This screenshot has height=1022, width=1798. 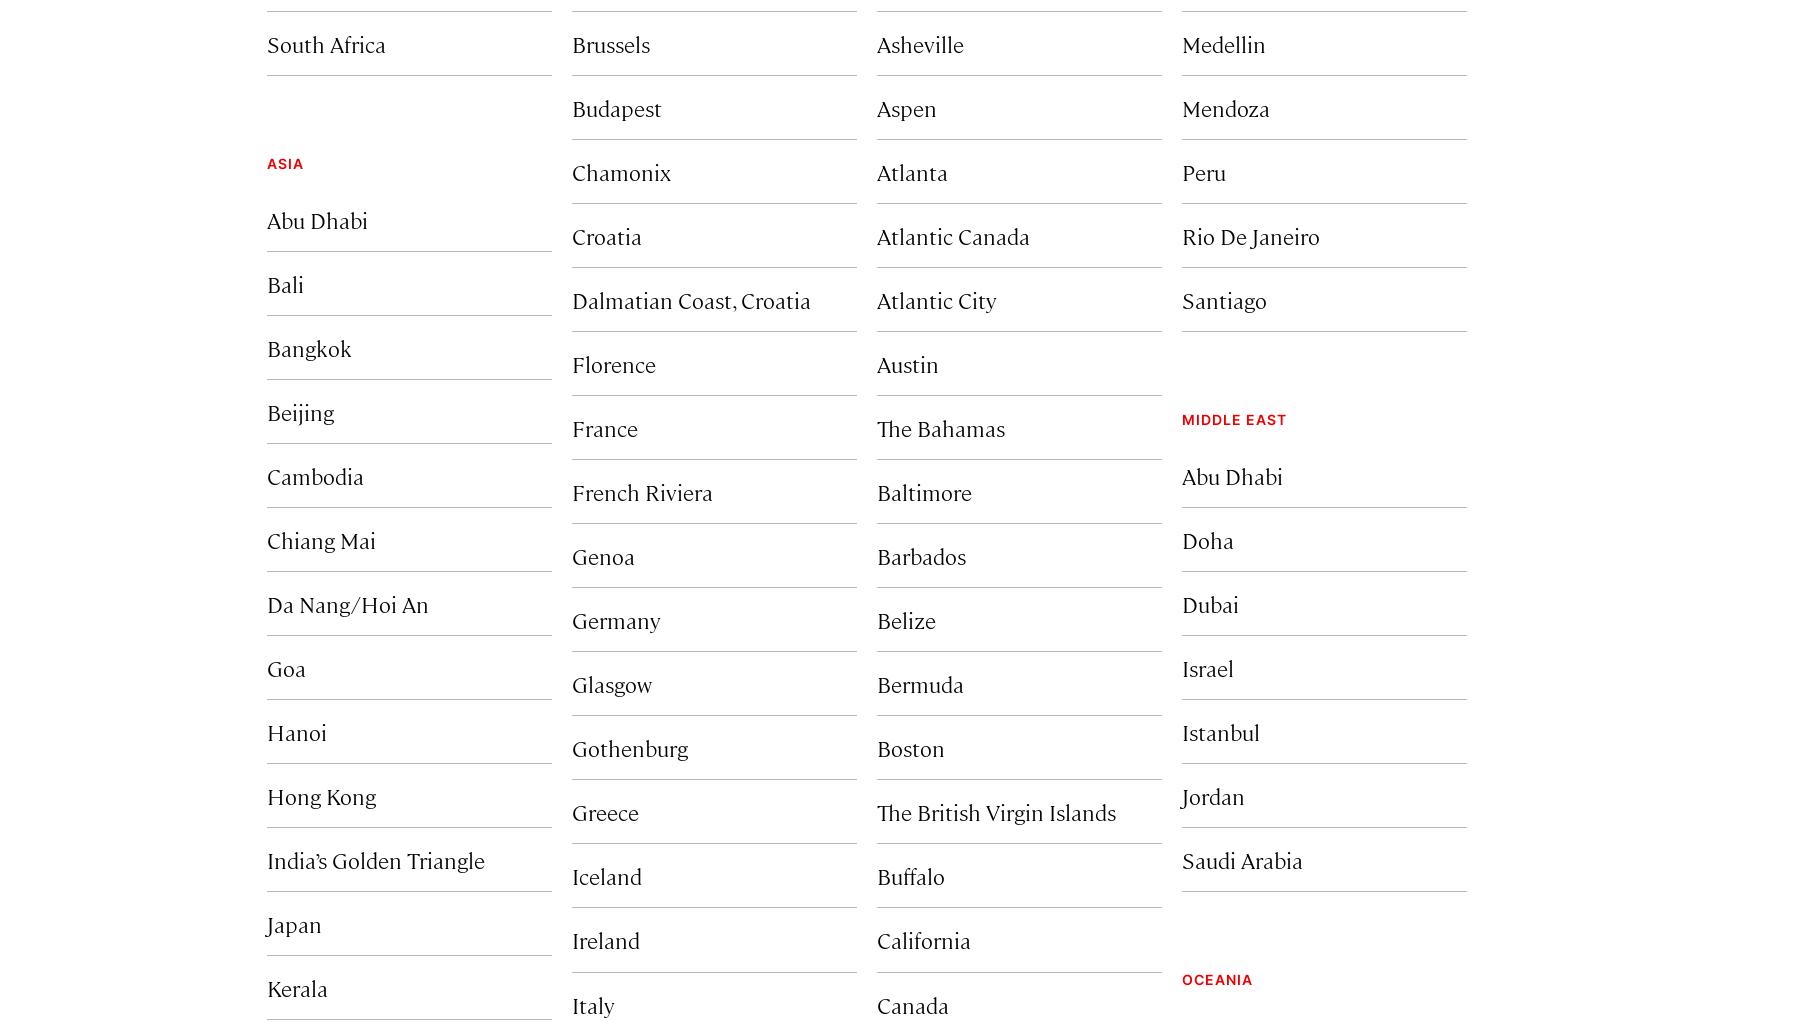 I want to click on 'Greece', so click(x=604, y=810).